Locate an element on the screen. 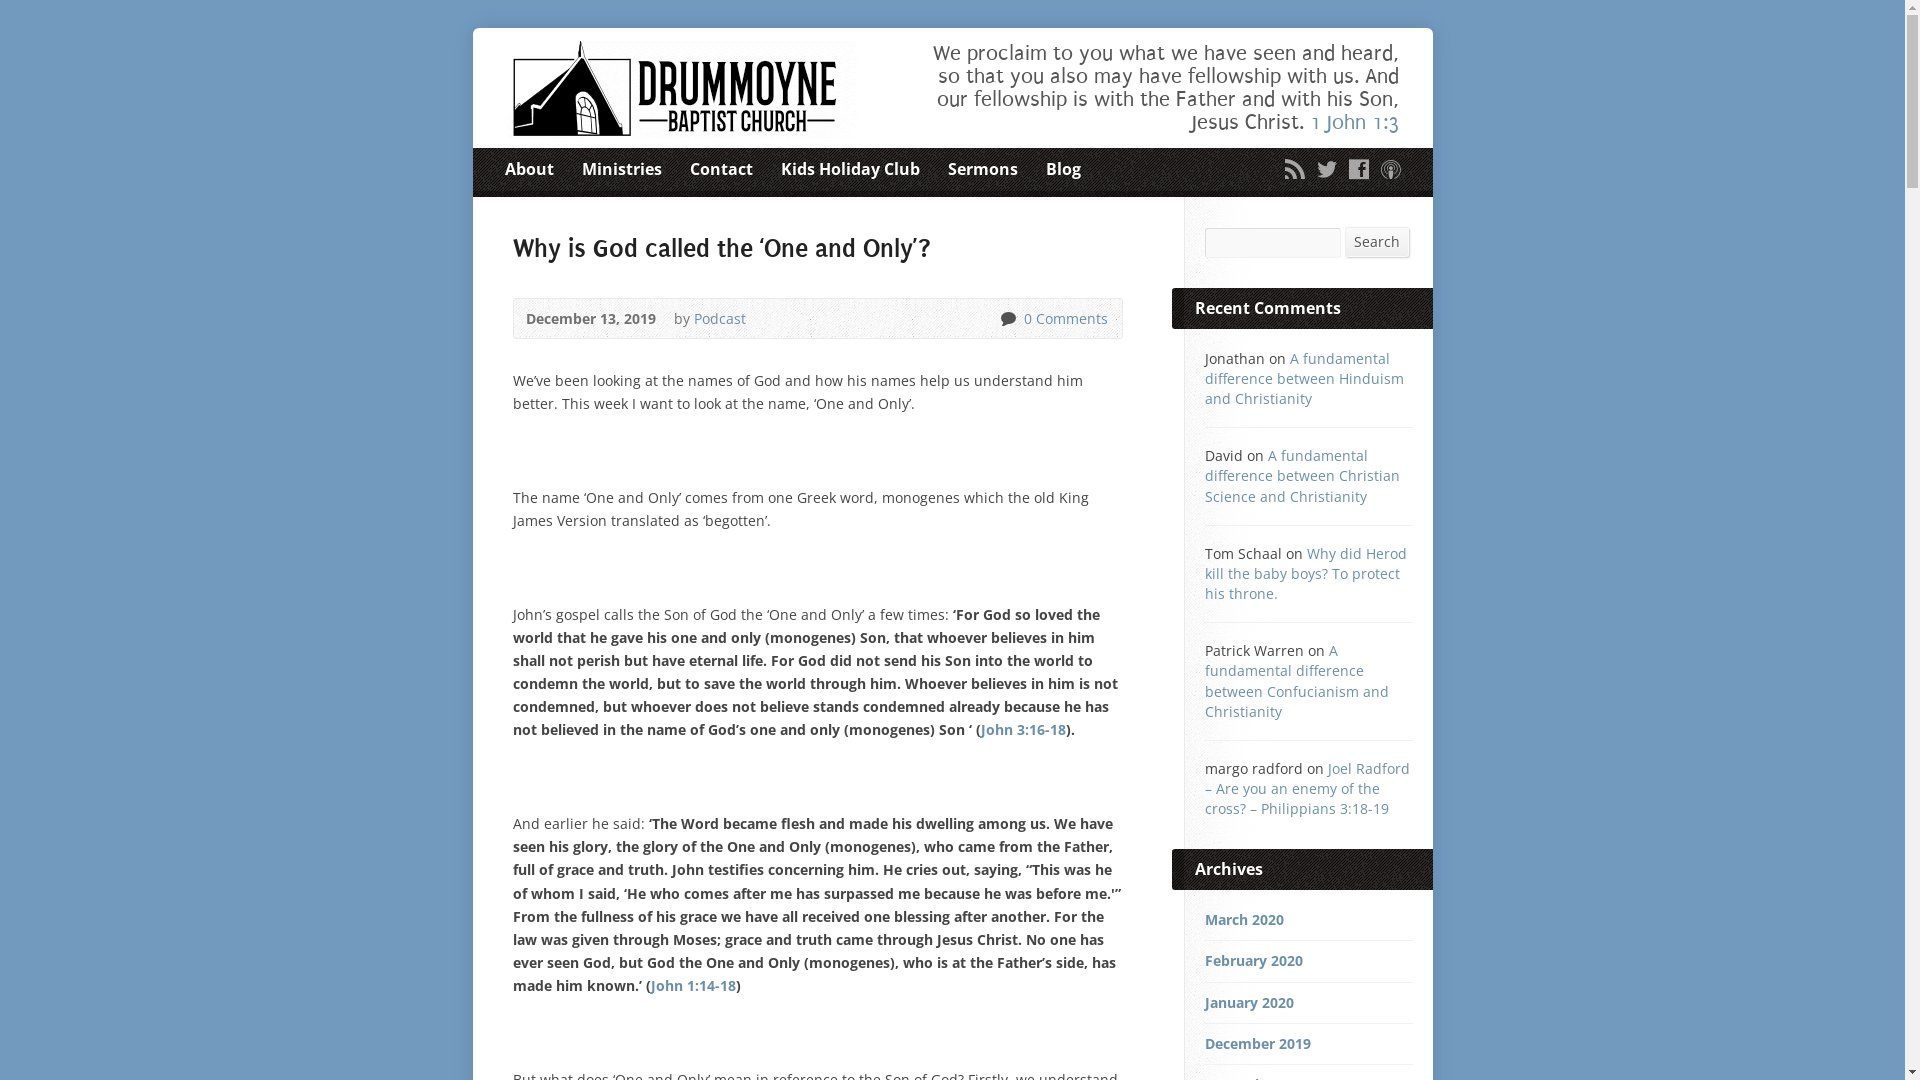 The image size is (1920, 1080). 'Sermons' is located at coordinates (983, 168).